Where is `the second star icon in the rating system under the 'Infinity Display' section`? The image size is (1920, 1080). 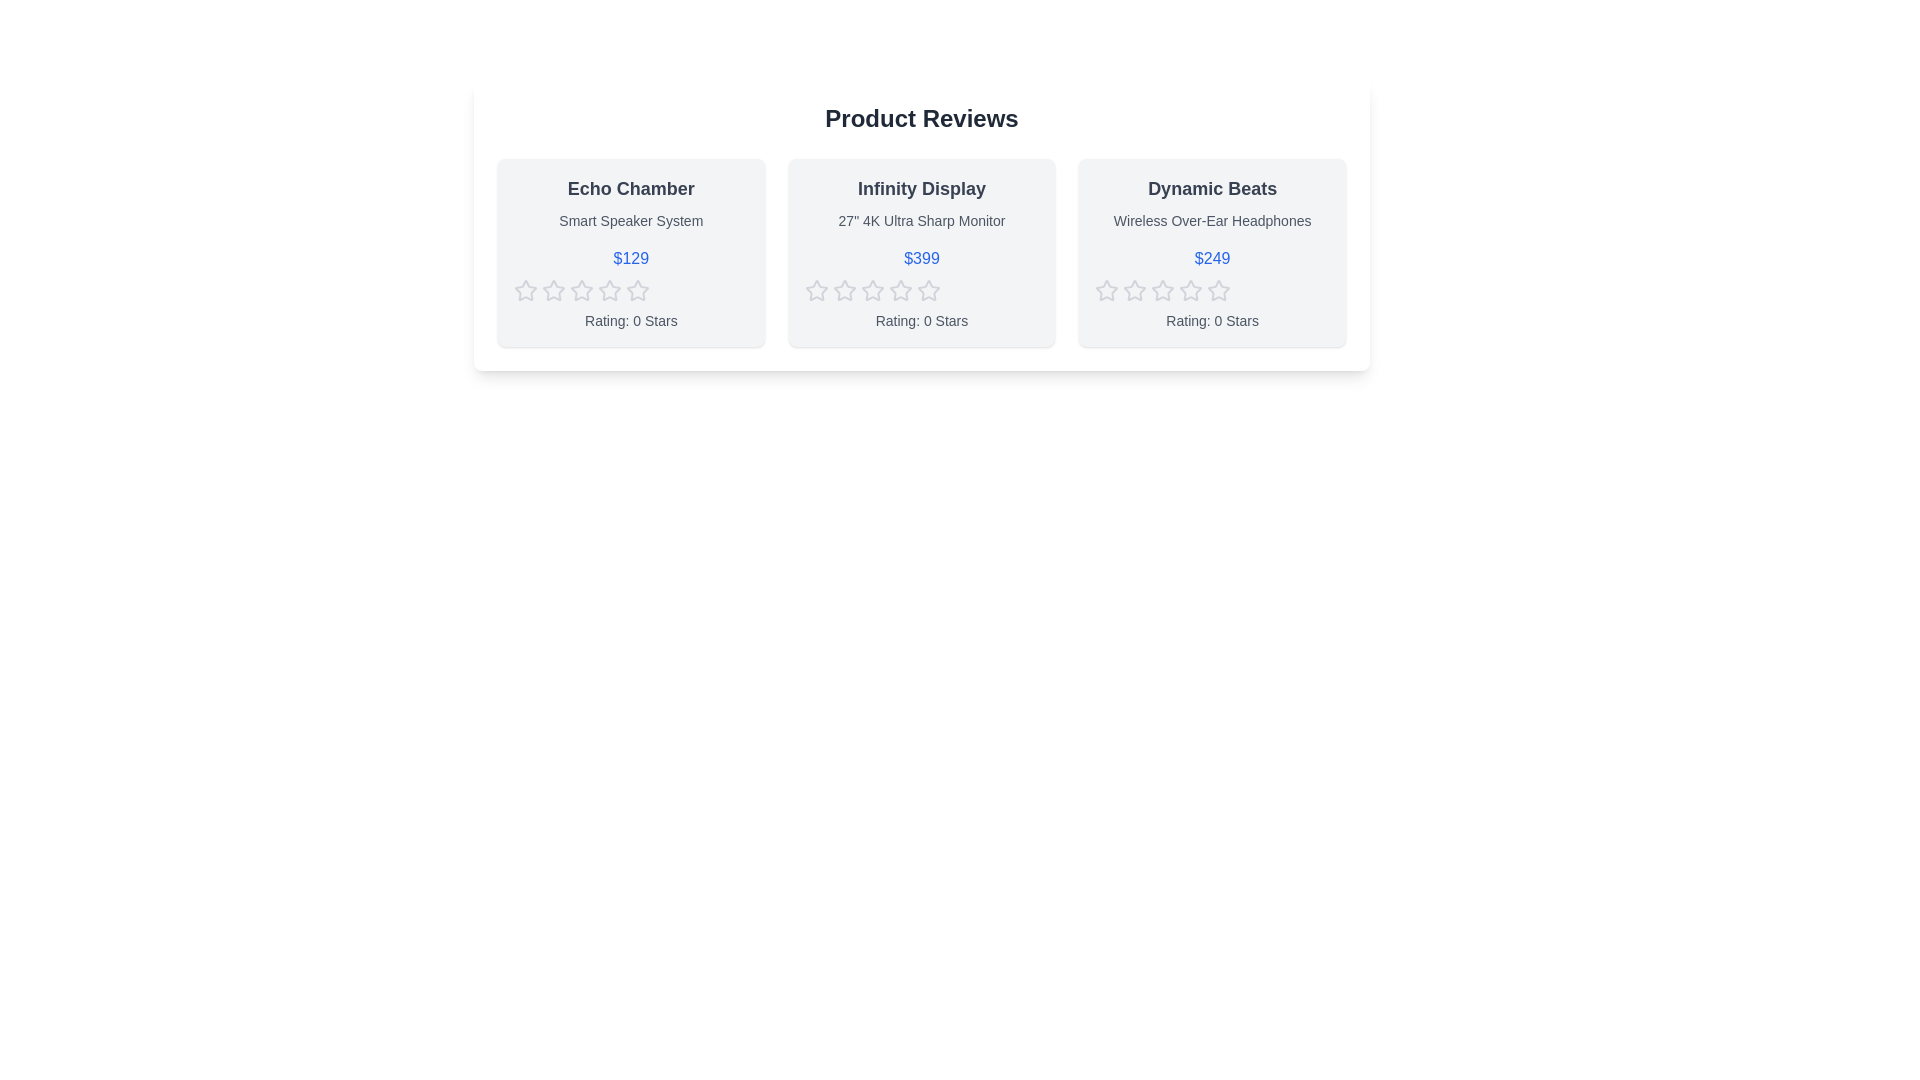 the second star icon in the rating system under the 'Infinity Display' section is located at coordinates (872, 290).